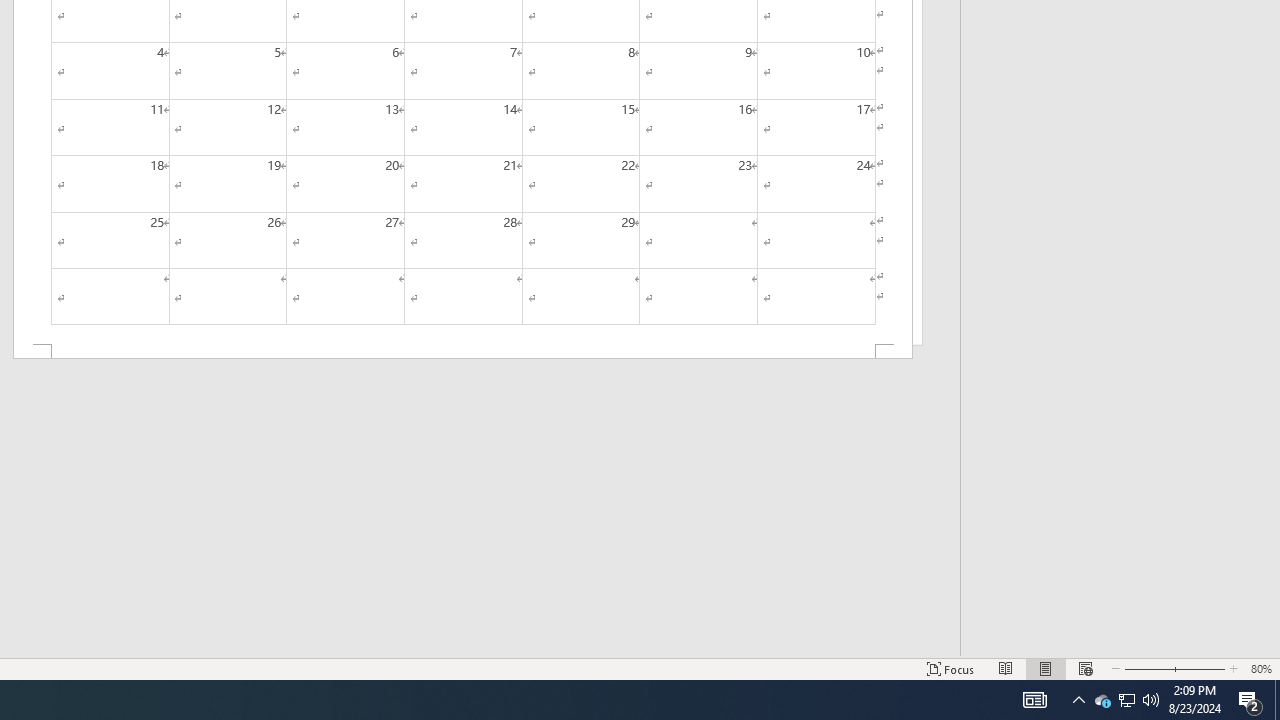 This screenshot has height=720, width=1280. What do you see at coordinates (461, 350) in the screenshot?
I see `'Footer -Section 2-'` at bounding box center [461, 350].